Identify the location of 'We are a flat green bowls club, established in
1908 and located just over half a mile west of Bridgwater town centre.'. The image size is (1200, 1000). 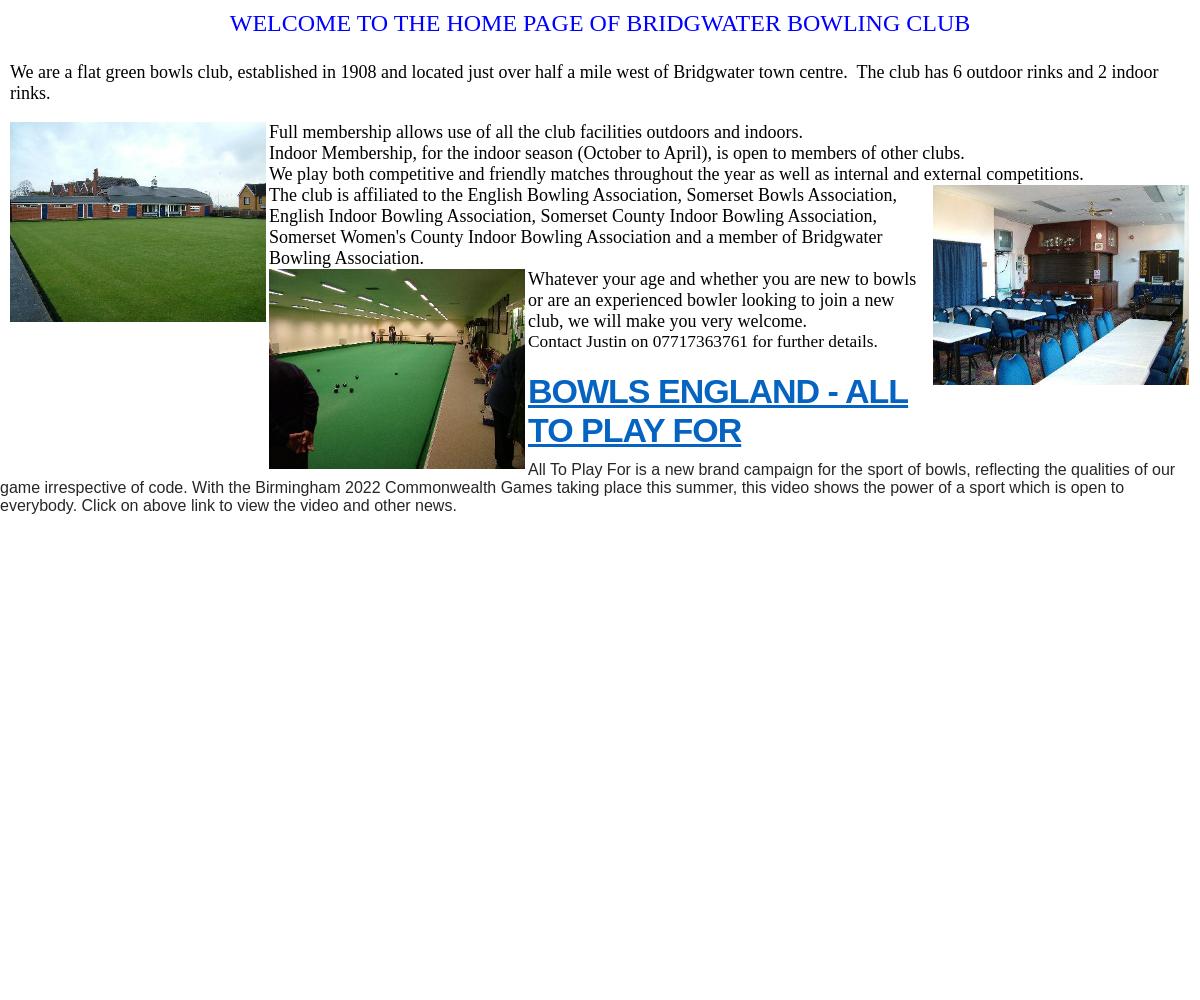
(428, 71).